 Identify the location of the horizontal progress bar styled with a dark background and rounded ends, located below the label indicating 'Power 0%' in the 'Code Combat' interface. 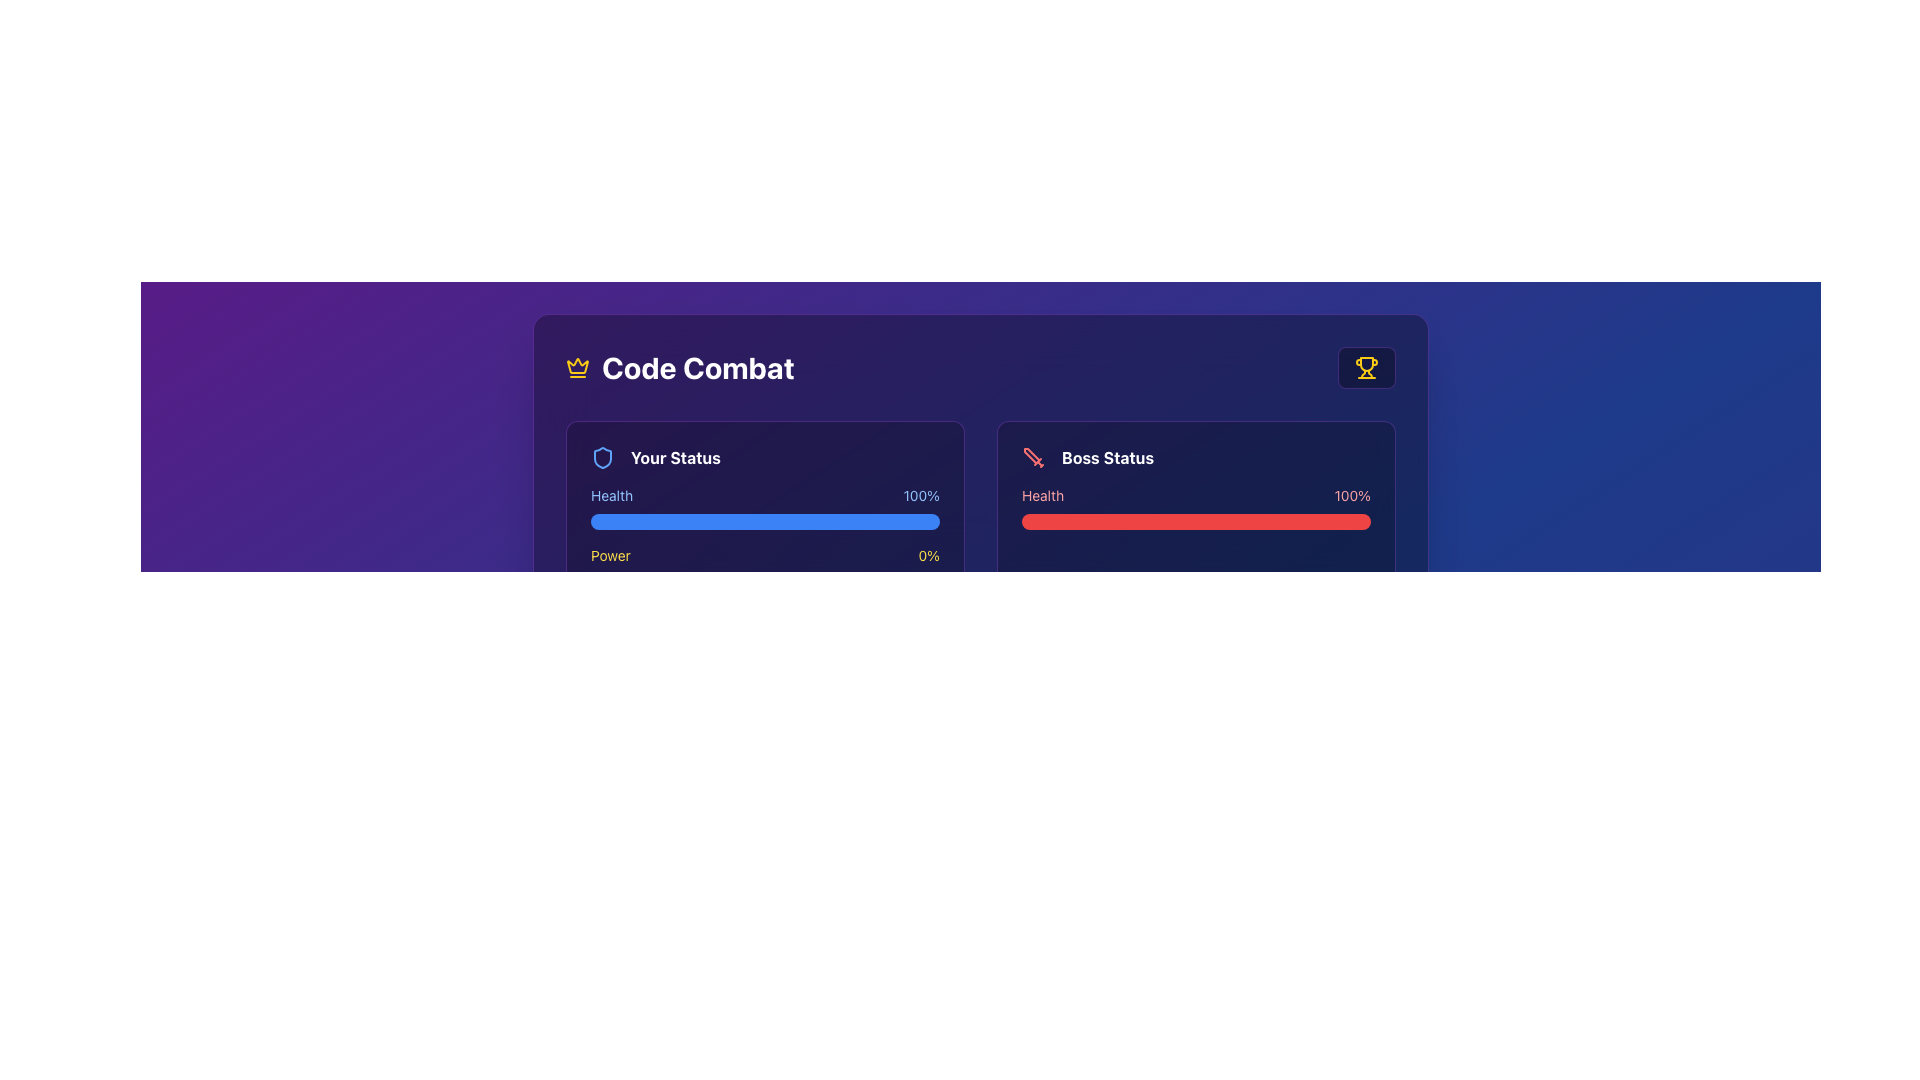
(764, 582).